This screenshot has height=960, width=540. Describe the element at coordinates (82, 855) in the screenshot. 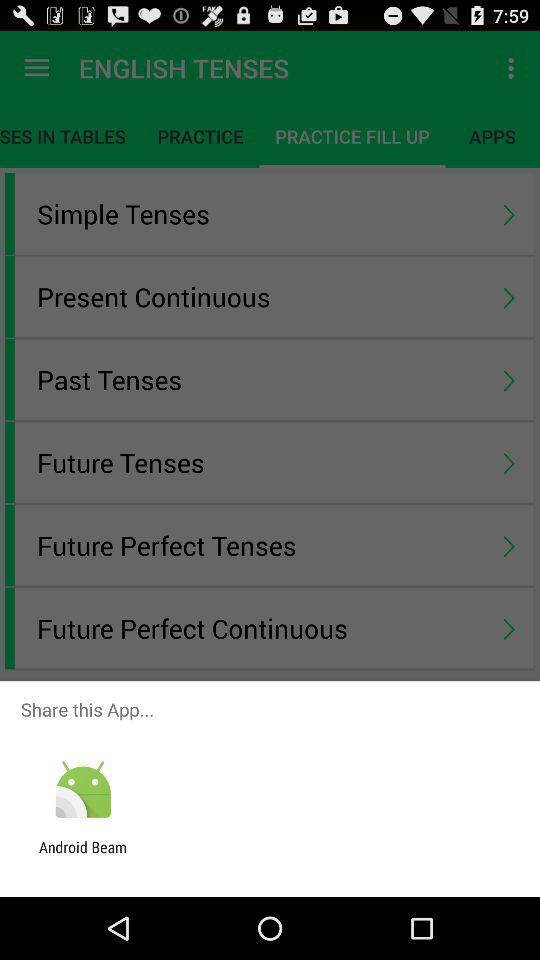

I see `android beam` at that location.